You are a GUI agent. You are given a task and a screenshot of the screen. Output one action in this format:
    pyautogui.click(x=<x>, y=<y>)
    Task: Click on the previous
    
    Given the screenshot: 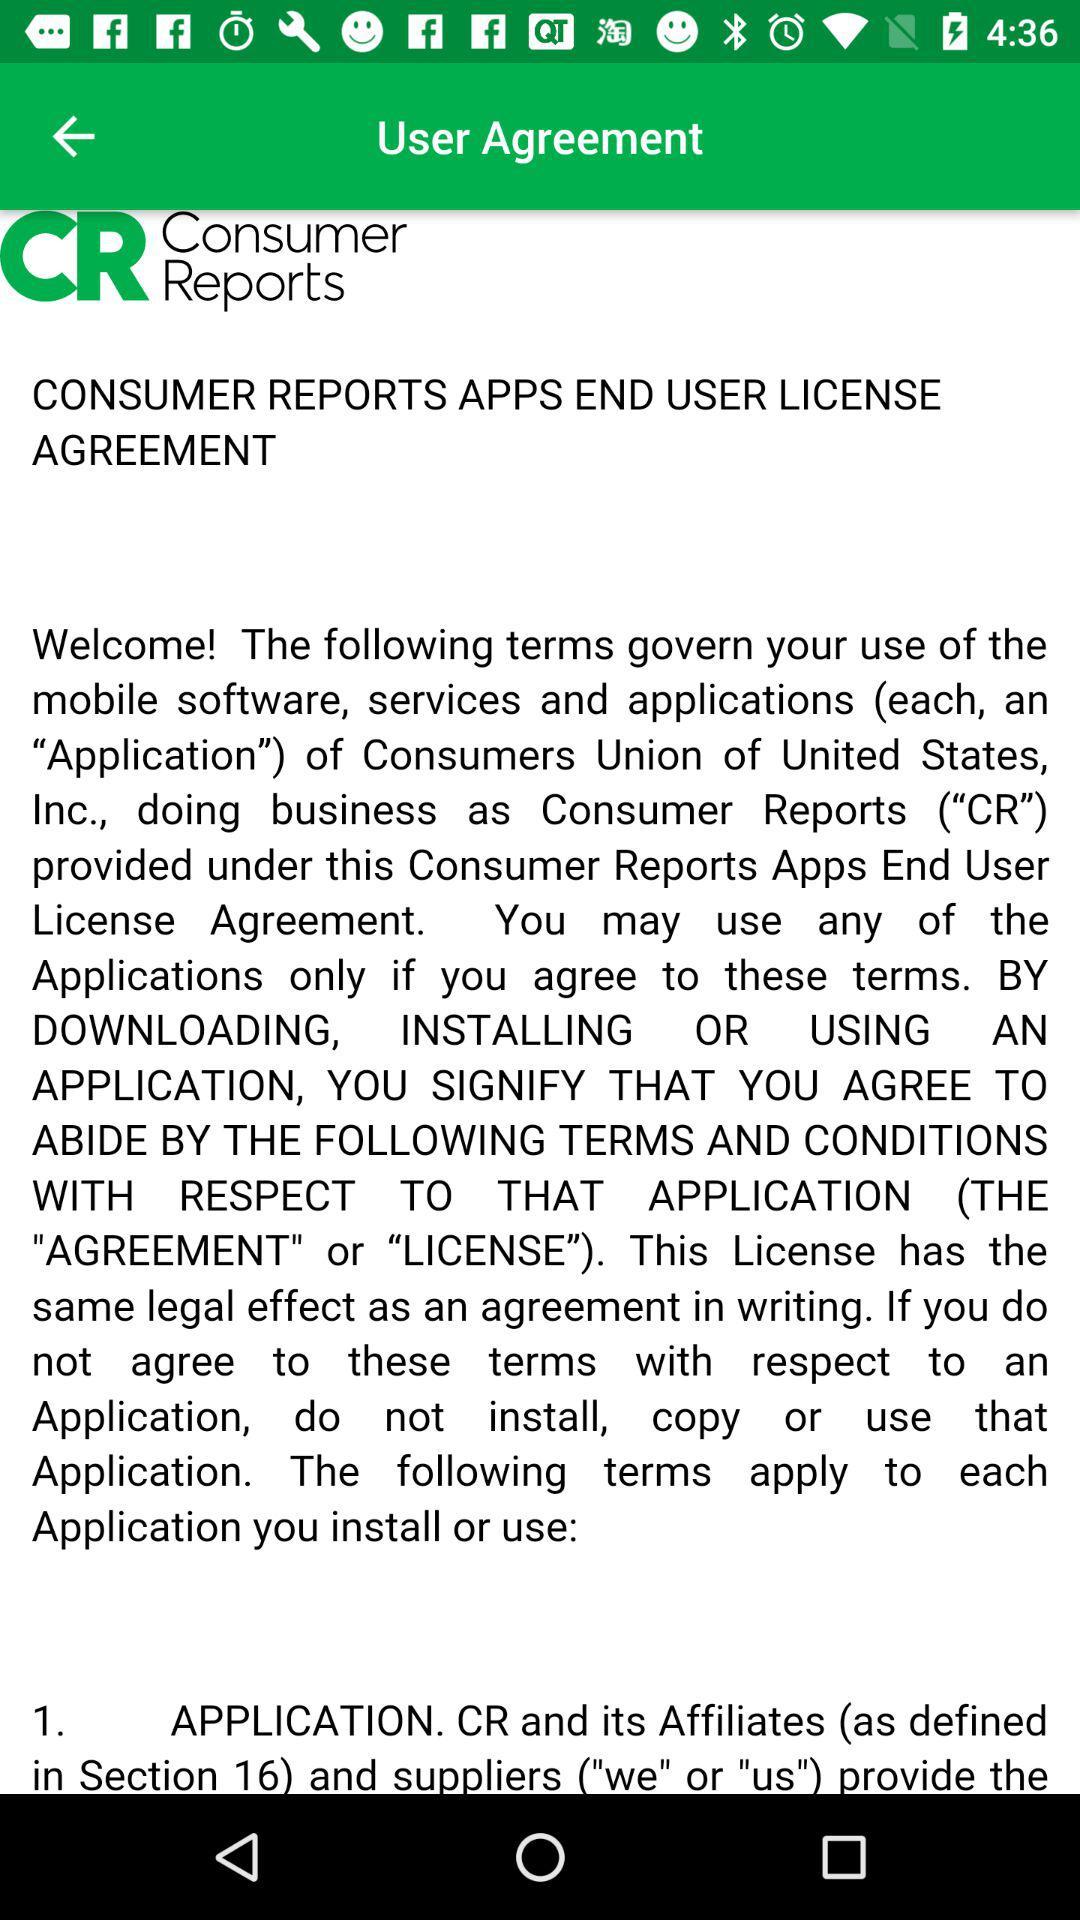 What is the action you would take?
    pyautogui.click(x=72, y=135)
    